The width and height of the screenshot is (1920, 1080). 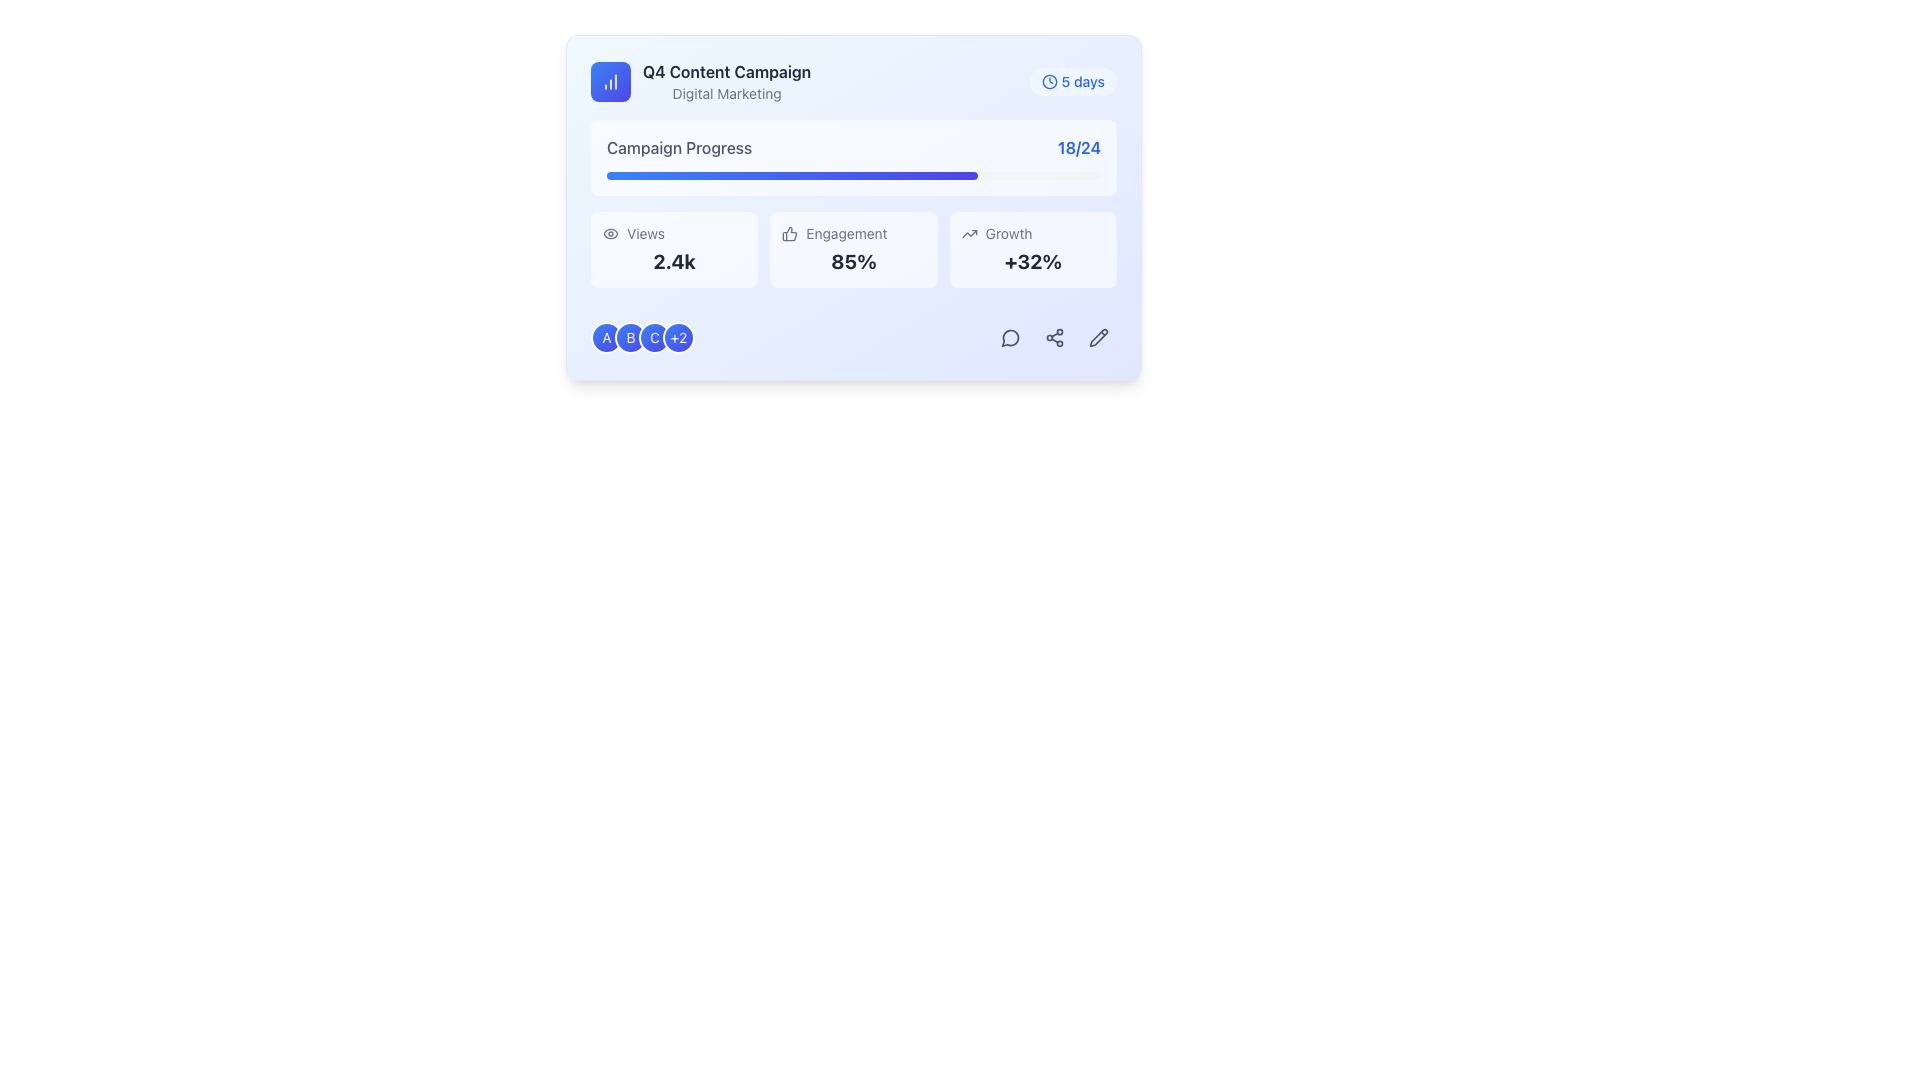 I want to click on the pencil icon component, which is part of an SVG group representing an edit action, located at the bottom-right corner of the blue card, so click(x=1098, y=335).